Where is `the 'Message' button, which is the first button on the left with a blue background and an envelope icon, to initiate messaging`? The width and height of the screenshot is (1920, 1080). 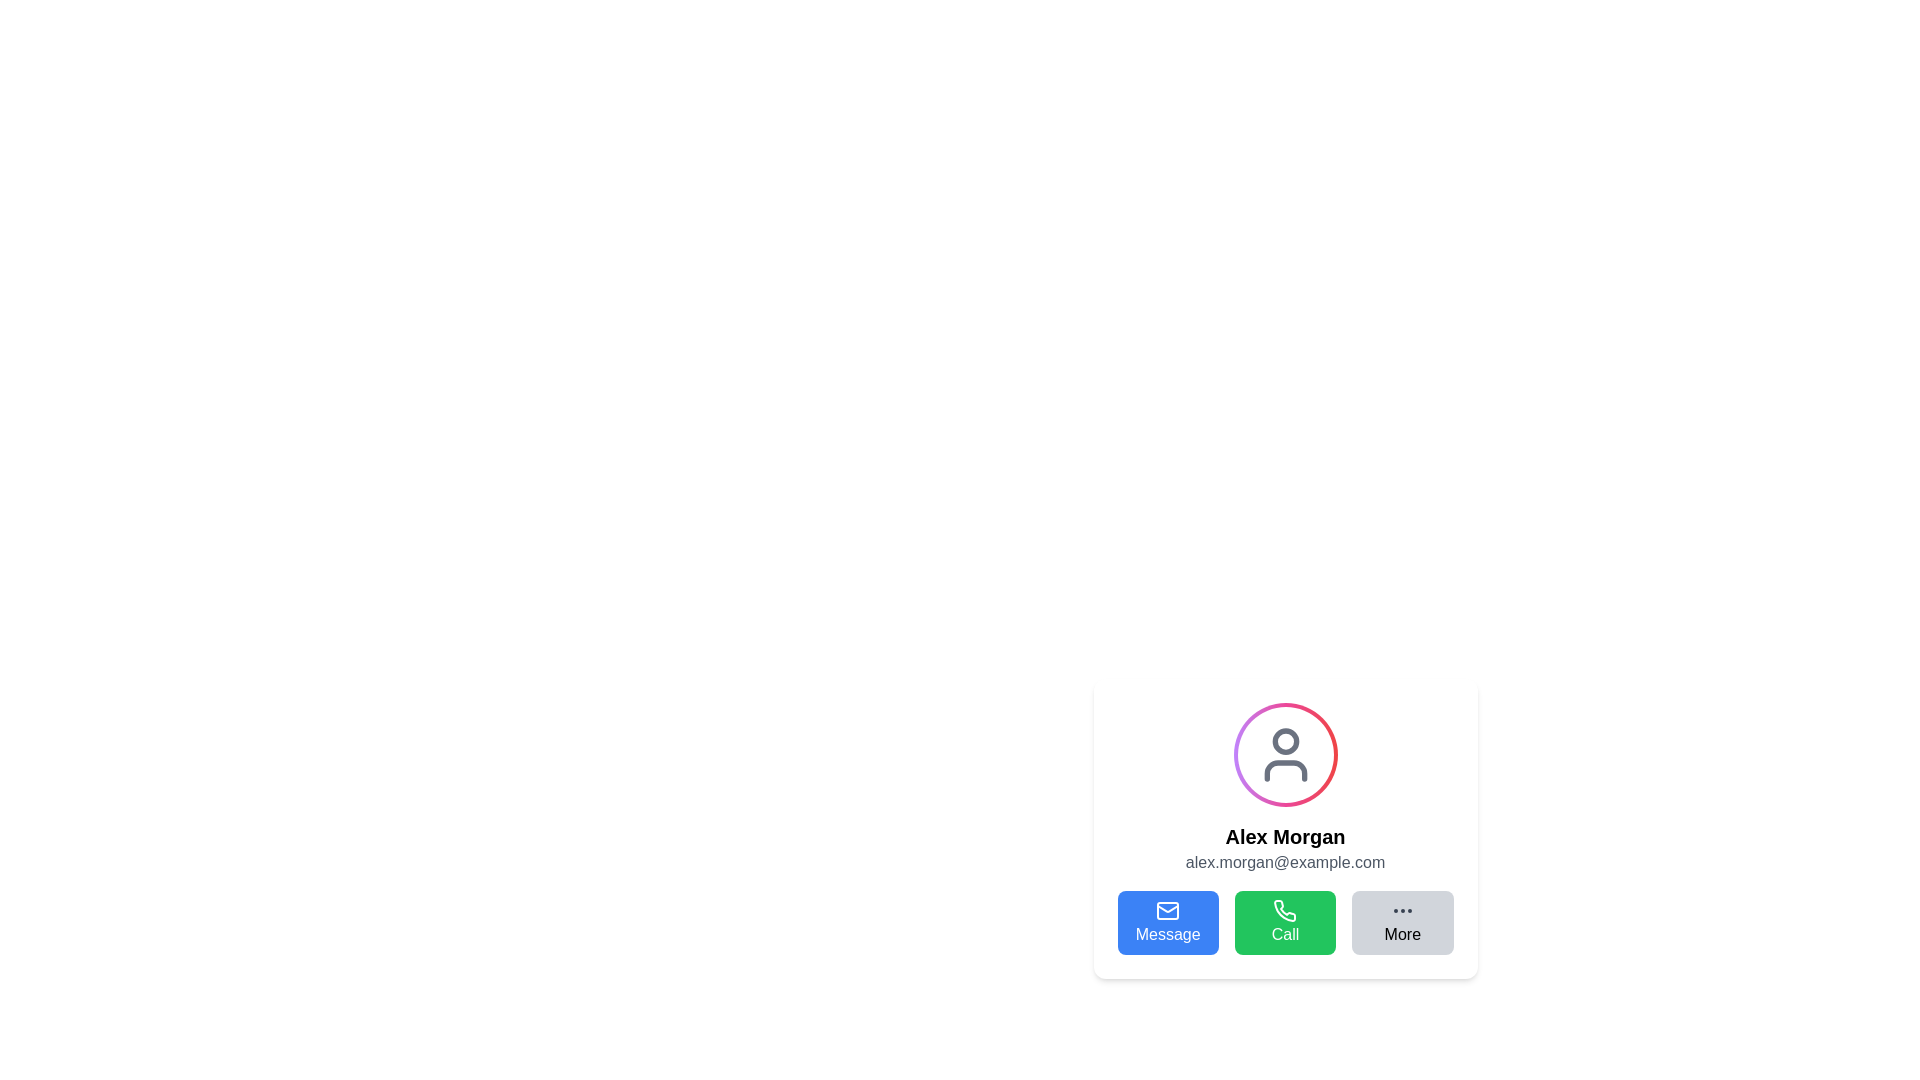 the 'Message' button, which is the first button on the left with a blue background and an envelope icon, to initiate messaging is located at coordinates (1168, 922).